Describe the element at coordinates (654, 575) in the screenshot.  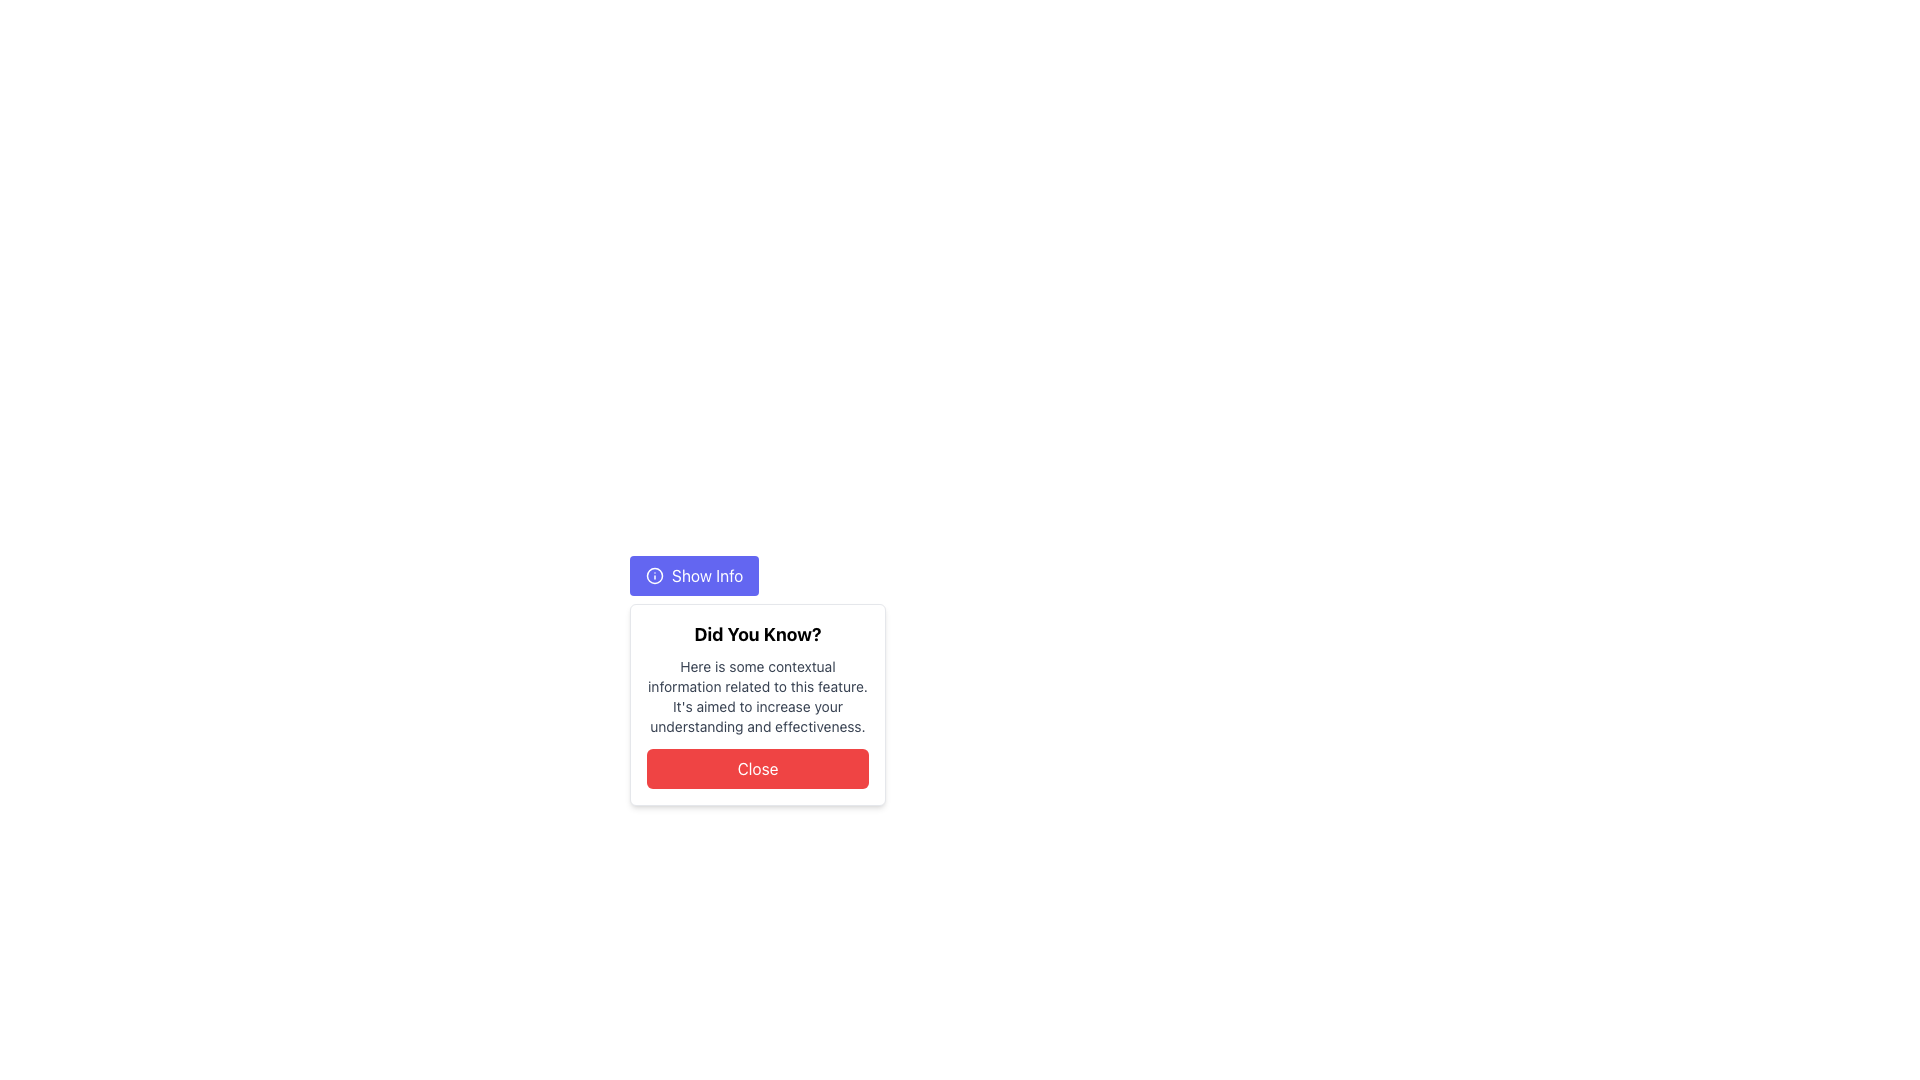
I see `the circular icon with an information symbol ('i') located within the 'Show Info' button in the top-left corner` at that location.